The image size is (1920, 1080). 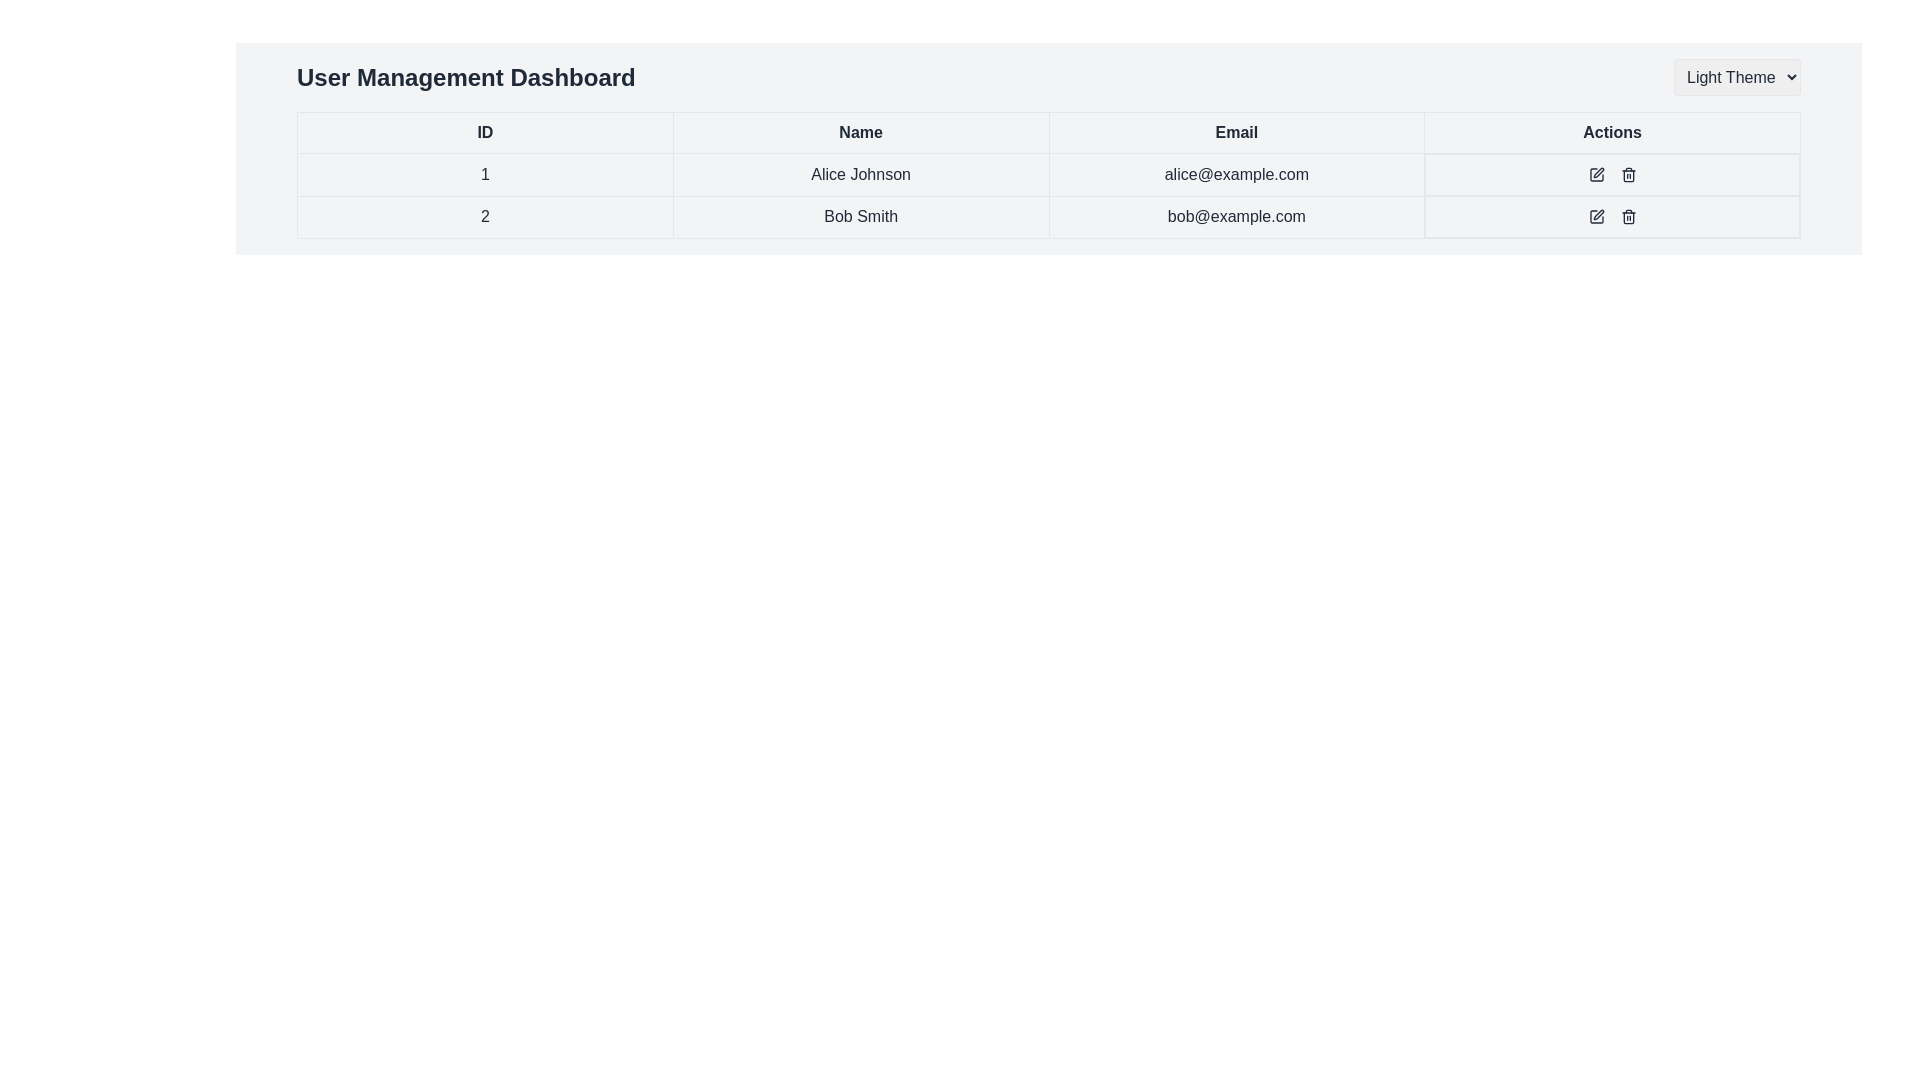 I want to click on the icon button located in the second row of the 'Actions' column in the 'User Management Dashboard' to possibly see a tooltip, so click(x=1628, y=173).